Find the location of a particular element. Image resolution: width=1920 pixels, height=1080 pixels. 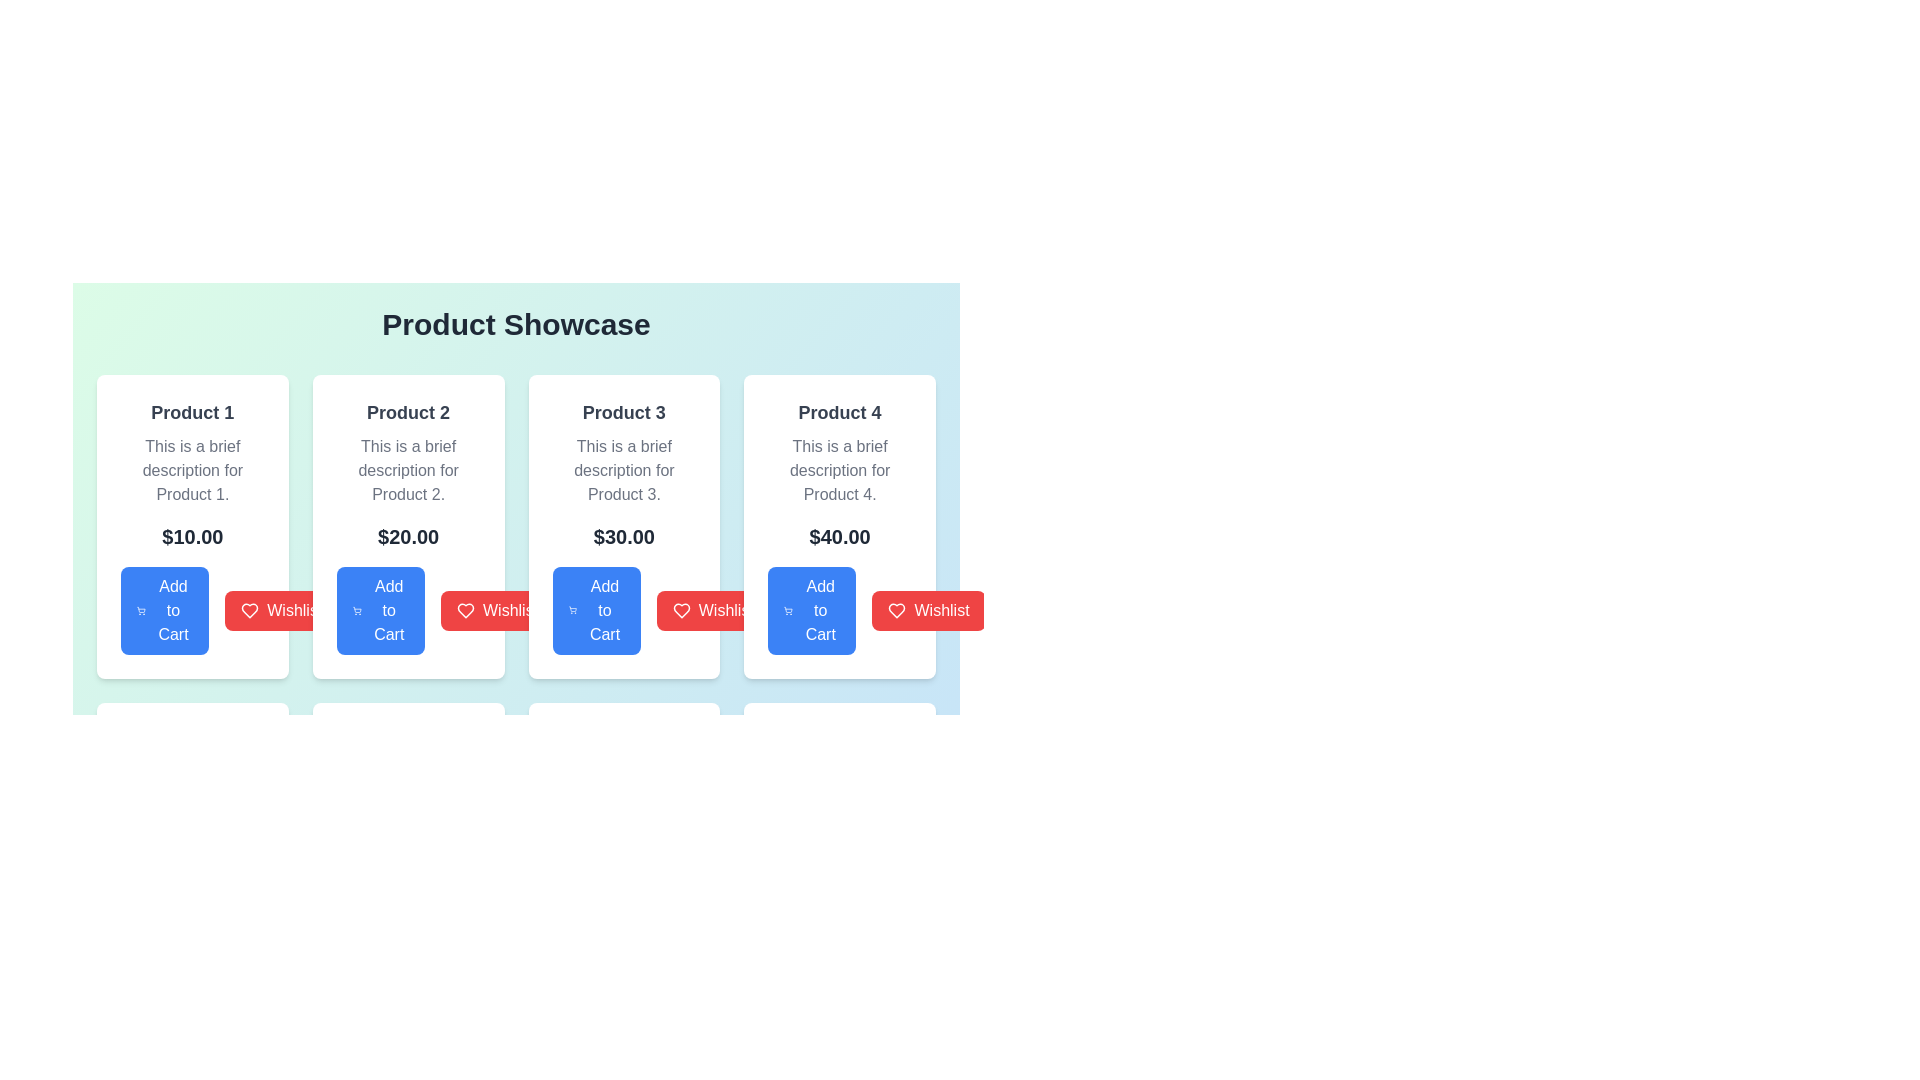

the 'Wishlist' text label, which is part of a button with a heart icon is located at coordinates (293, 609).